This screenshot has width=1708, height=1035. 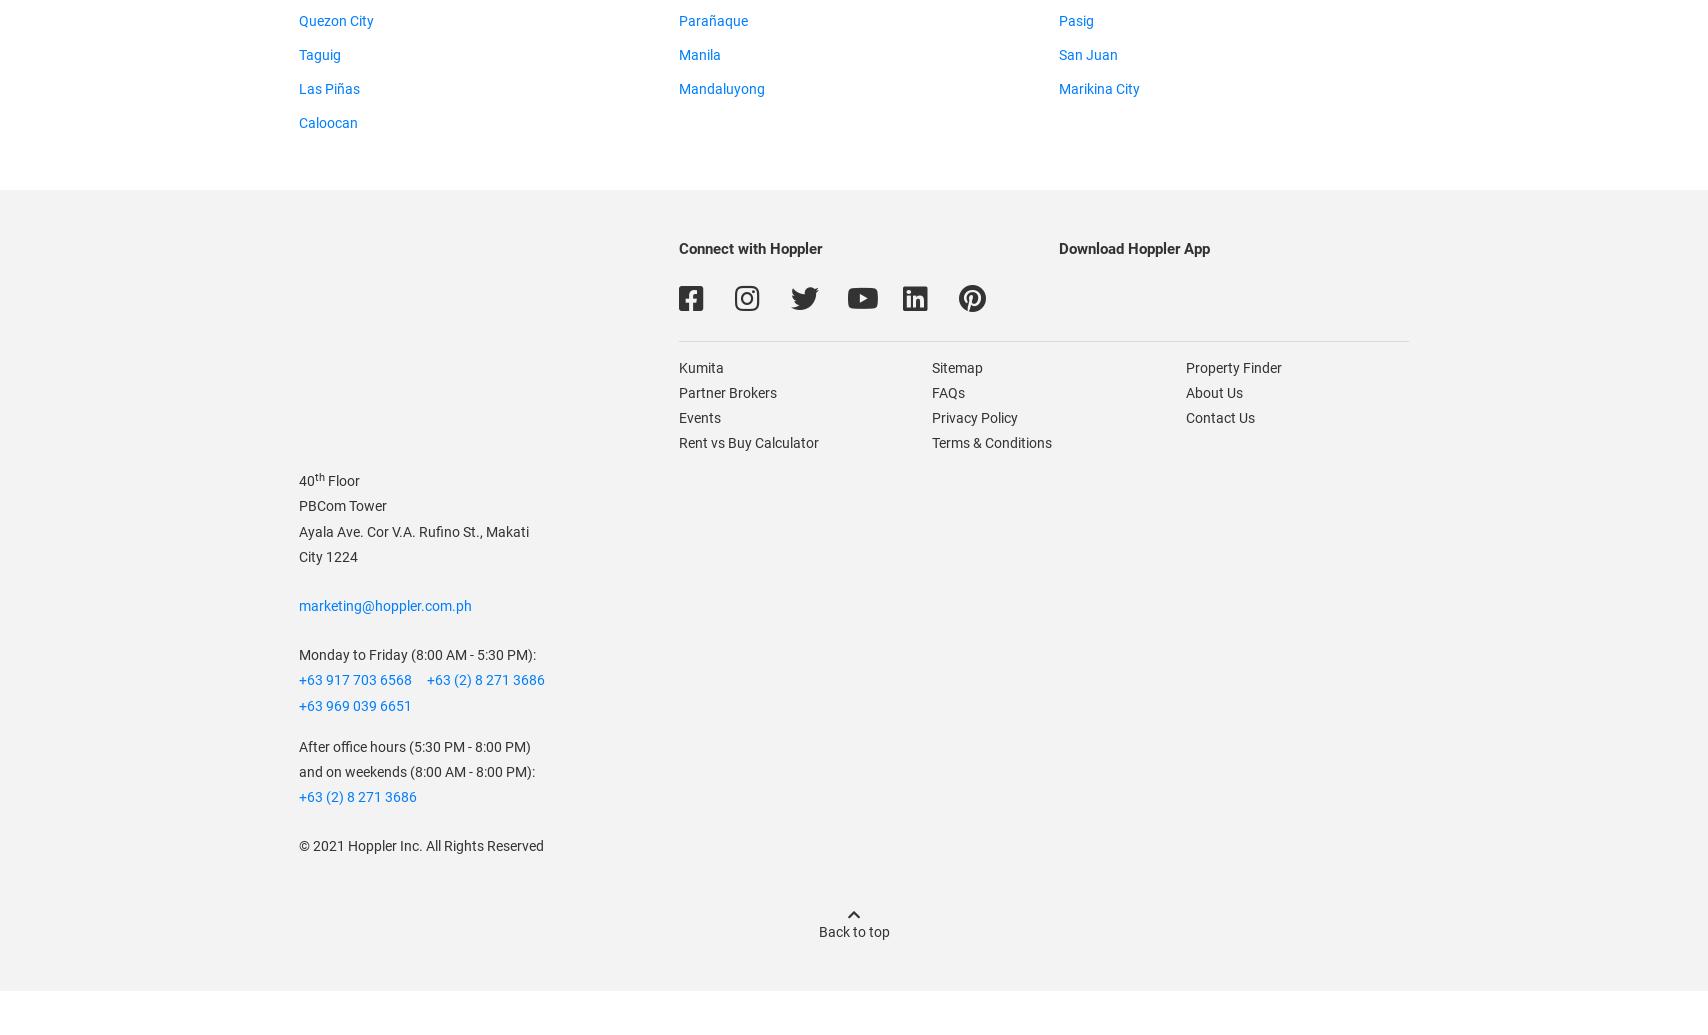 I want to click on 'Kumita', so click(x=678, y=367).